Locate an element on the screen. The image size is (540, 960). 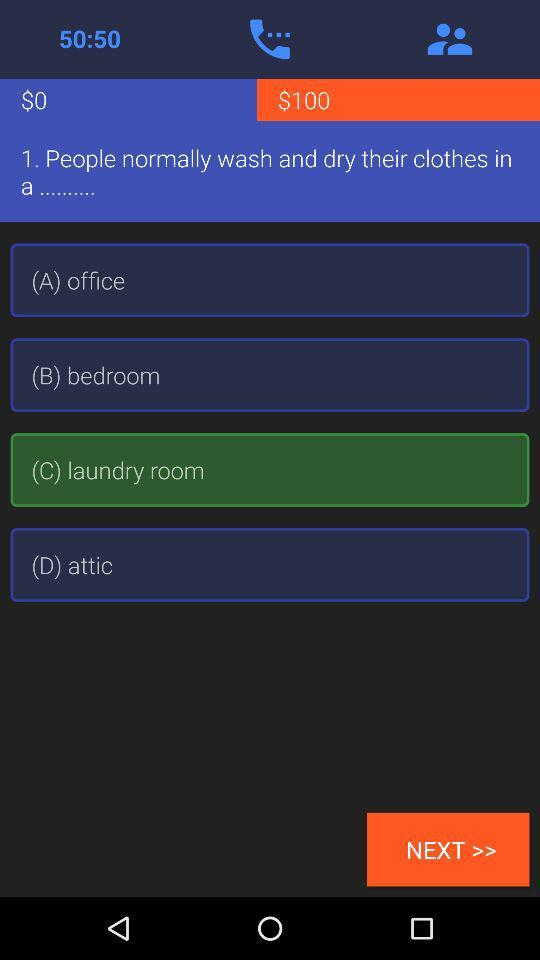
check the length of time is located at coordinates (89, 38).